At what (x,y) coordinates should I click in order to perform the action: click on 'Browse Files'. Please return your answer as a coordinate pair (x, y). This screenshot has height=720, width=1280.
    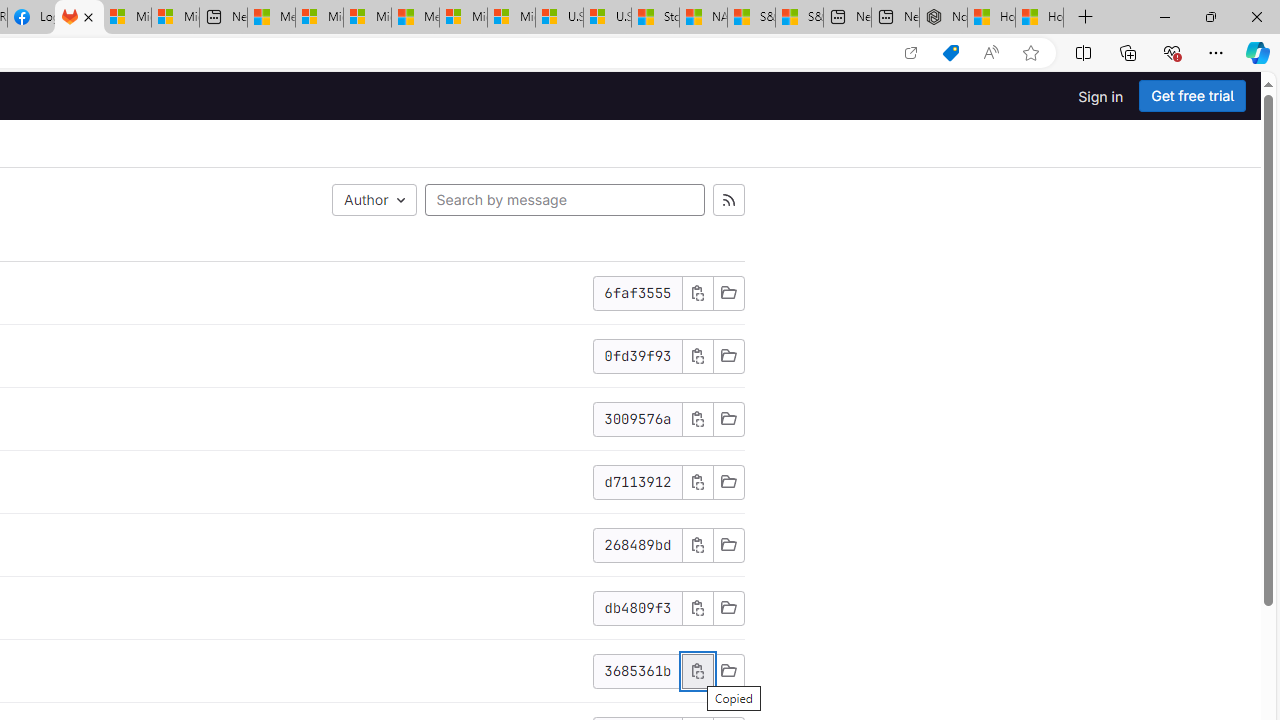
    Looking at the image, I should click on (727, 671).